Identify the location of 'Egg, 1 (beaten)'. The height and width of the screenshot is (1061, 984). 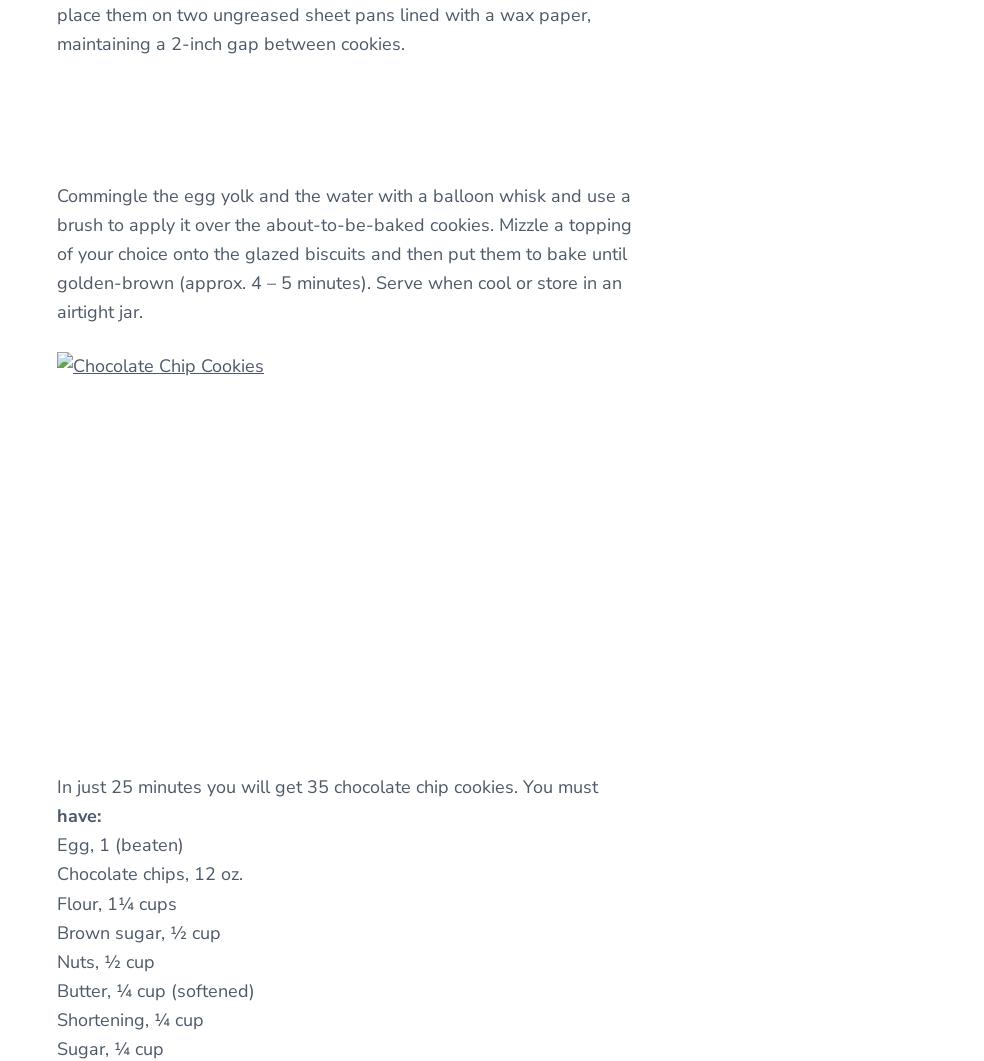
(119, 844).